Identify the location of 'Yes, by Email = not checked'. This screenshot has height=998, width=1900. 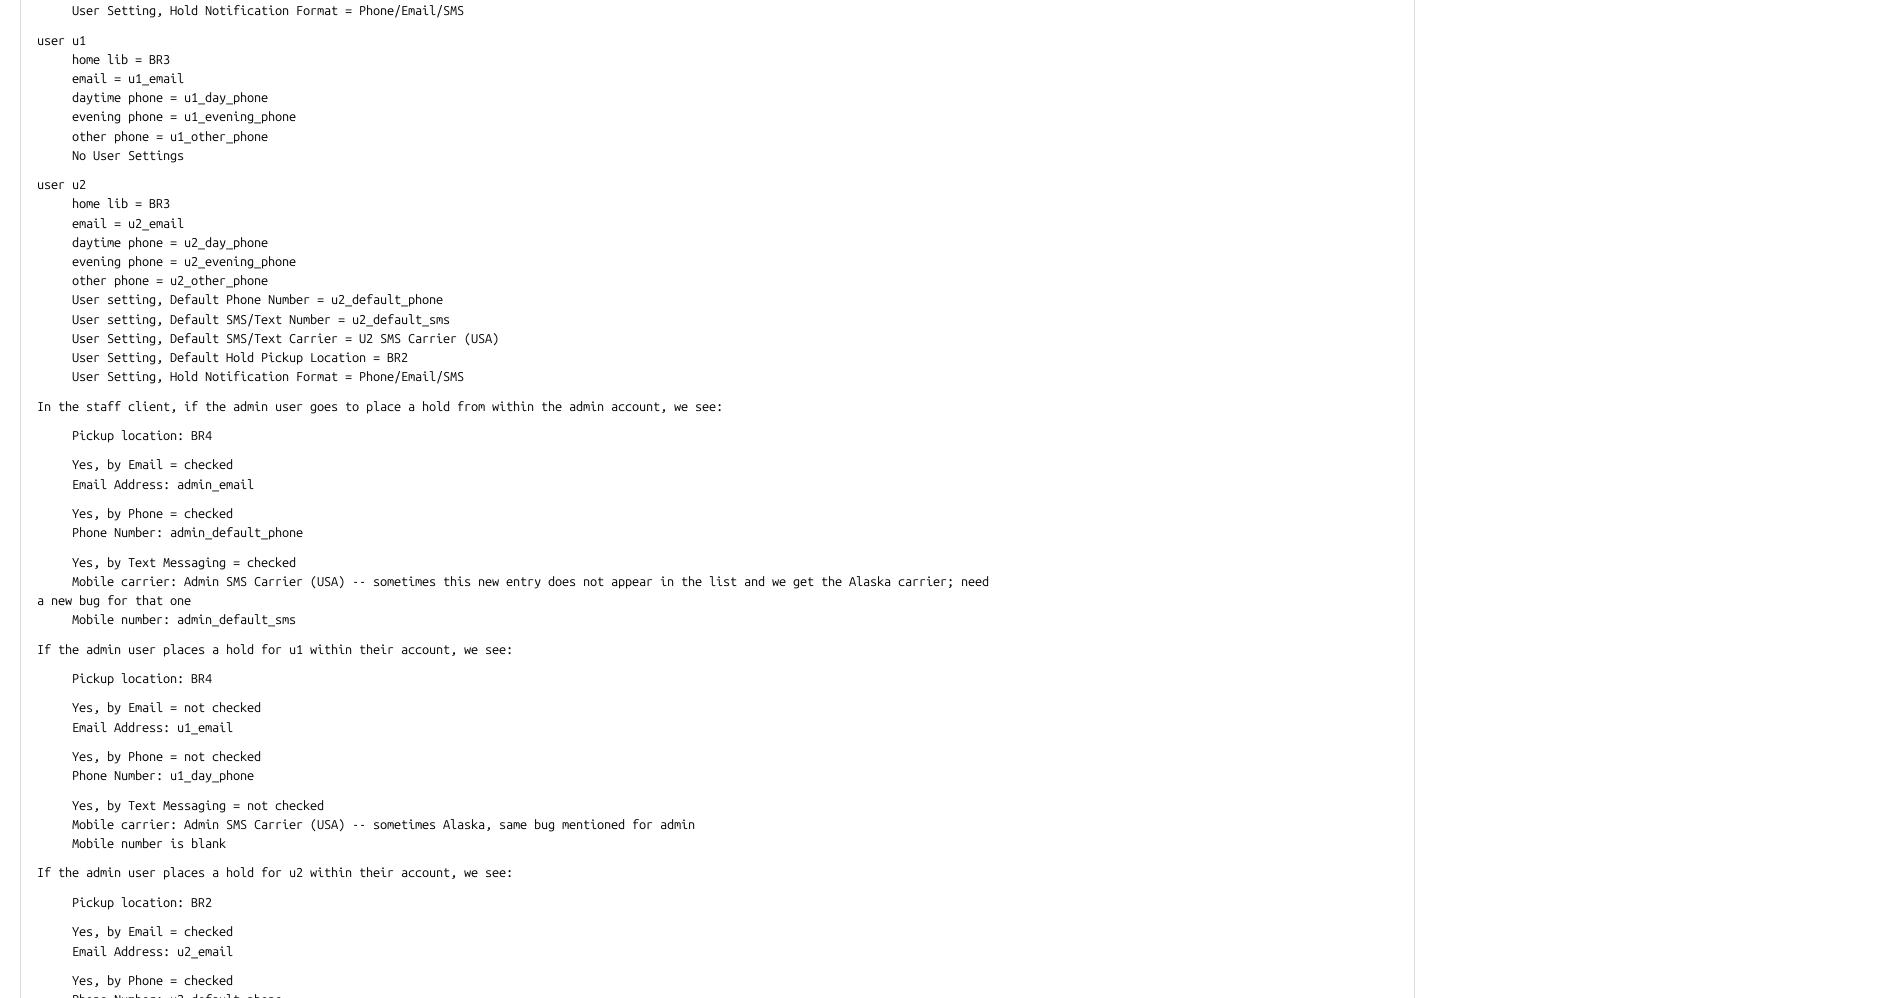
(148, 706).